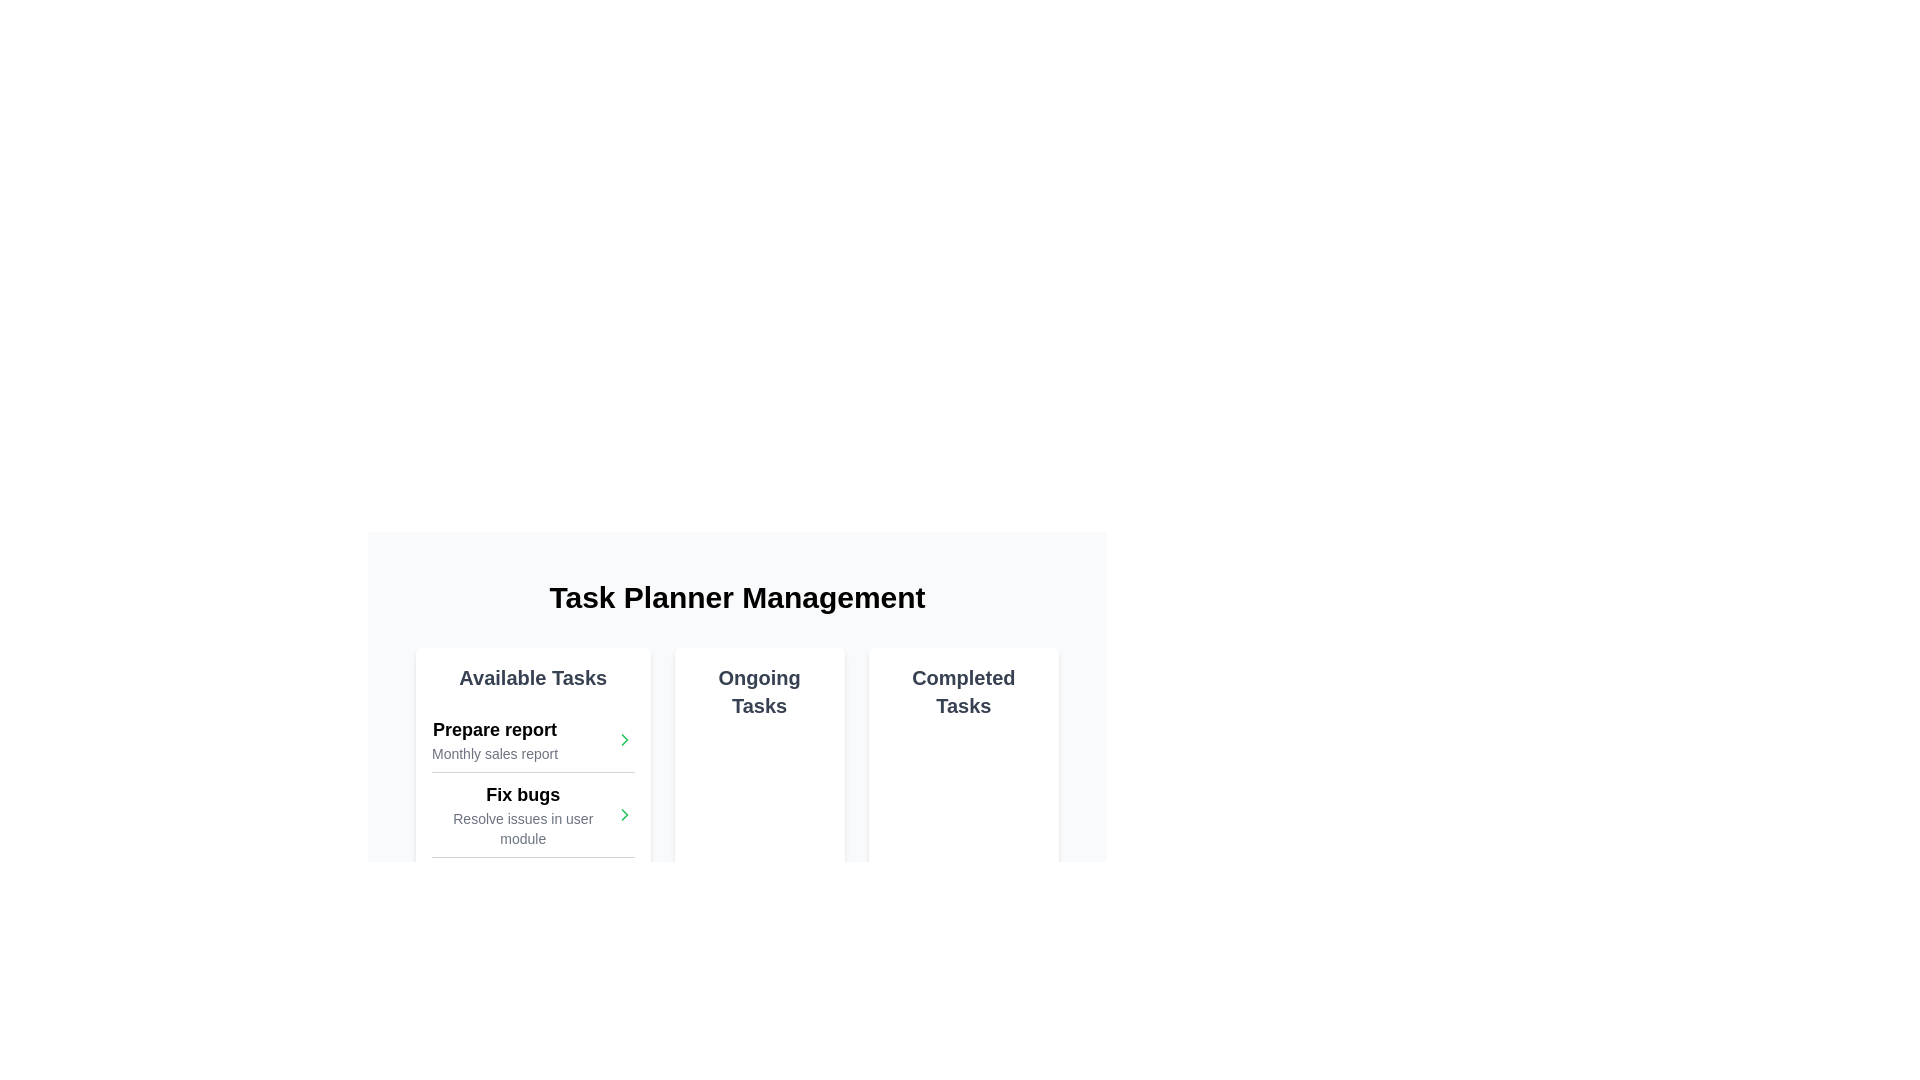 This screenshot has width=1920, height=1080. Describe the element at coordinates (758, 690) in the screenshot. I see `the 'Ongoing Tasks' text label, which is styled in a bold, extra-large serif font and is located at the top center of the second card from the left in a set of three horizontally arranged cards` at that location.